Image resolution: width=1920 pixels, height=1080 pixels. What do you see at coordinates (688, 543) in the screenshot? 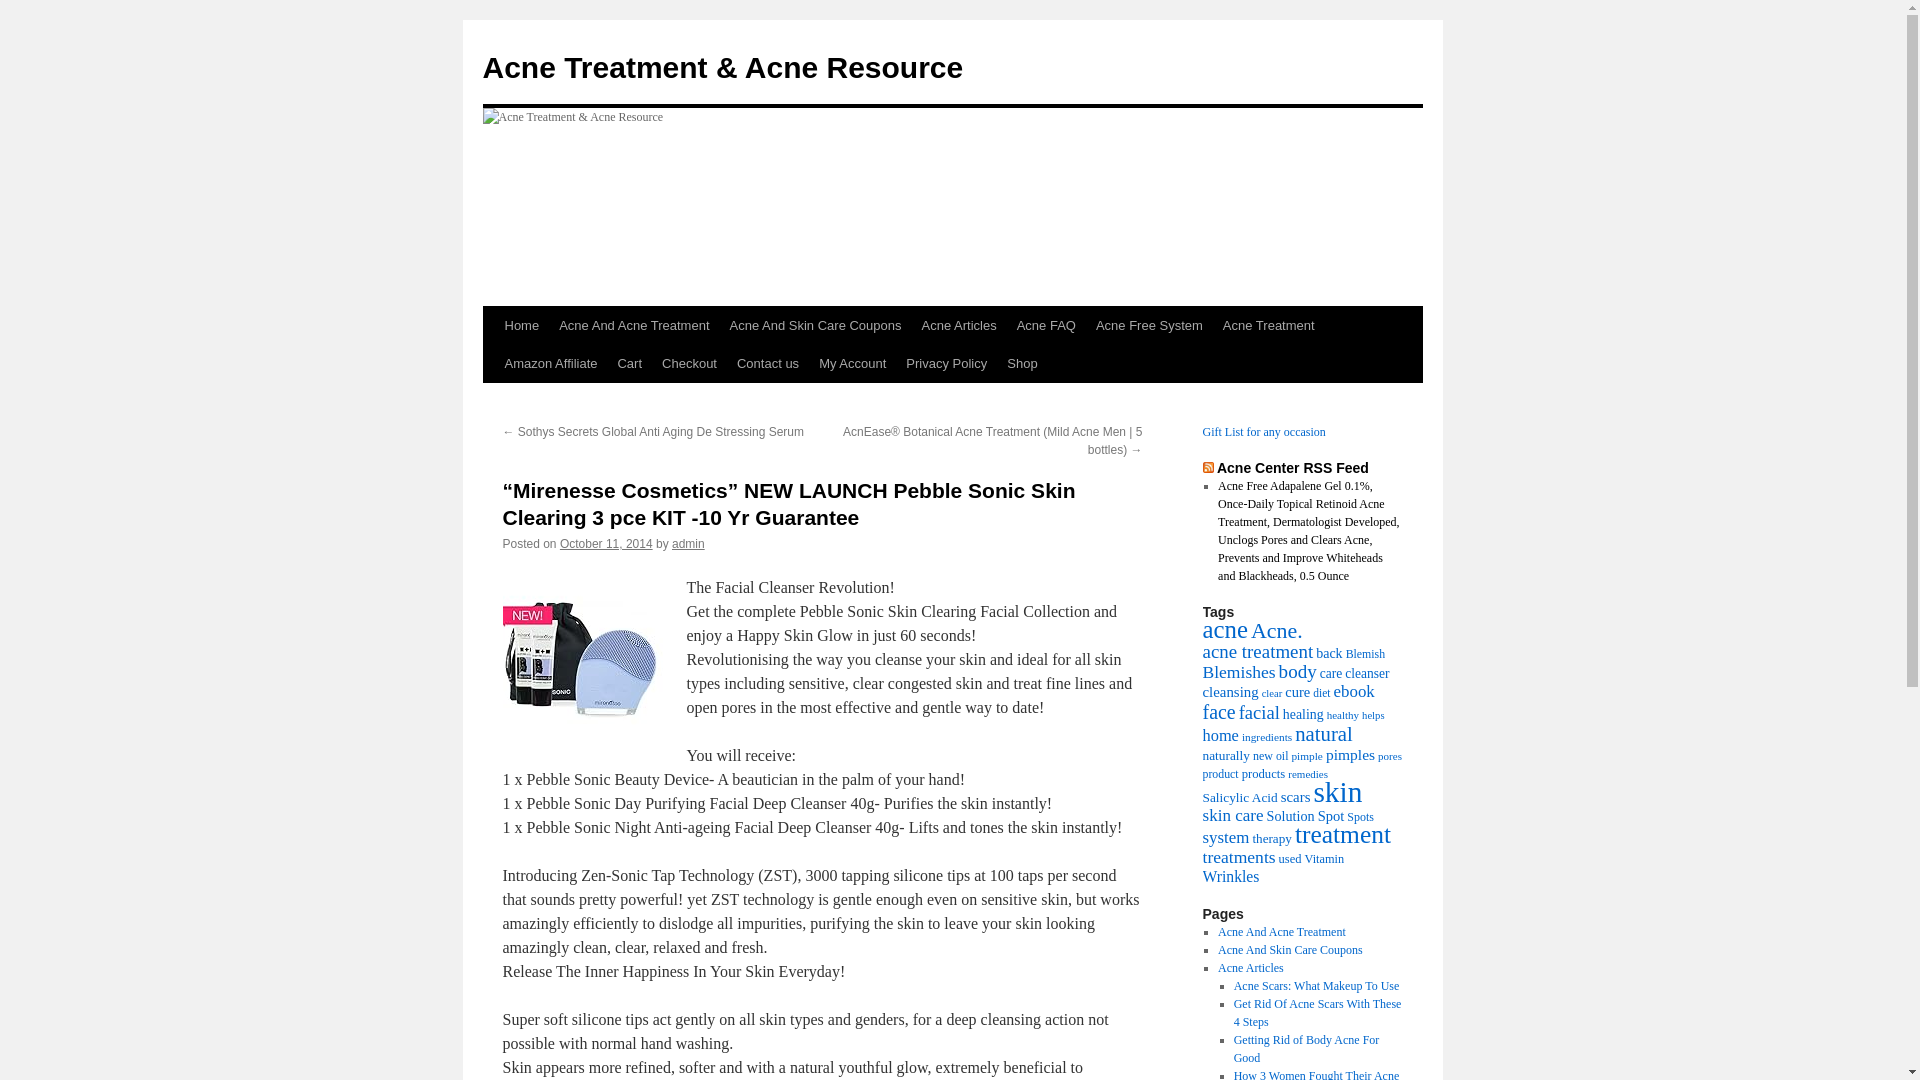
I see `'admin'` at bounding box center [688, 543].